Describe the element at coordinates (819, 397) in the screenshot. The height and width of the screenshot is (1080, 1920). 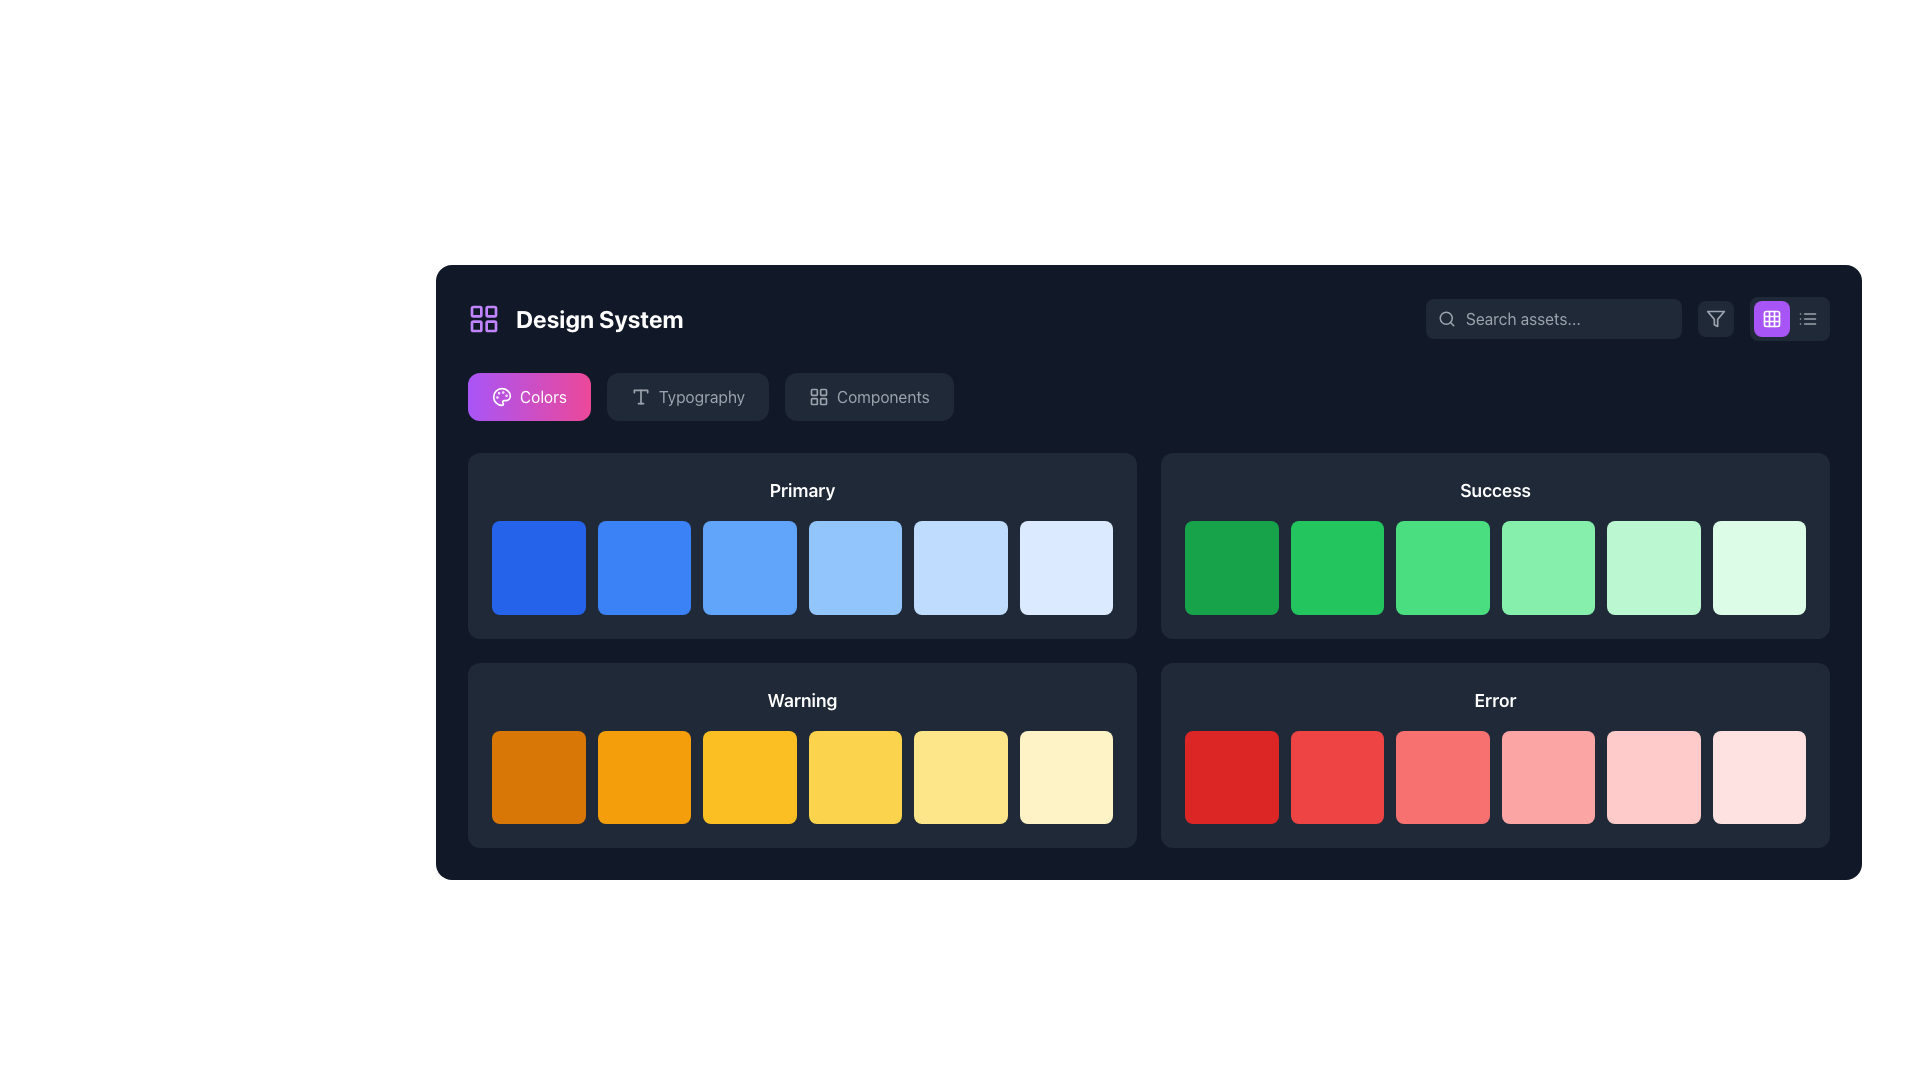
I see `the SVG-based layout grid icon located inside the 'Components' button, positioned to the left of the text 'Components'` at that location.